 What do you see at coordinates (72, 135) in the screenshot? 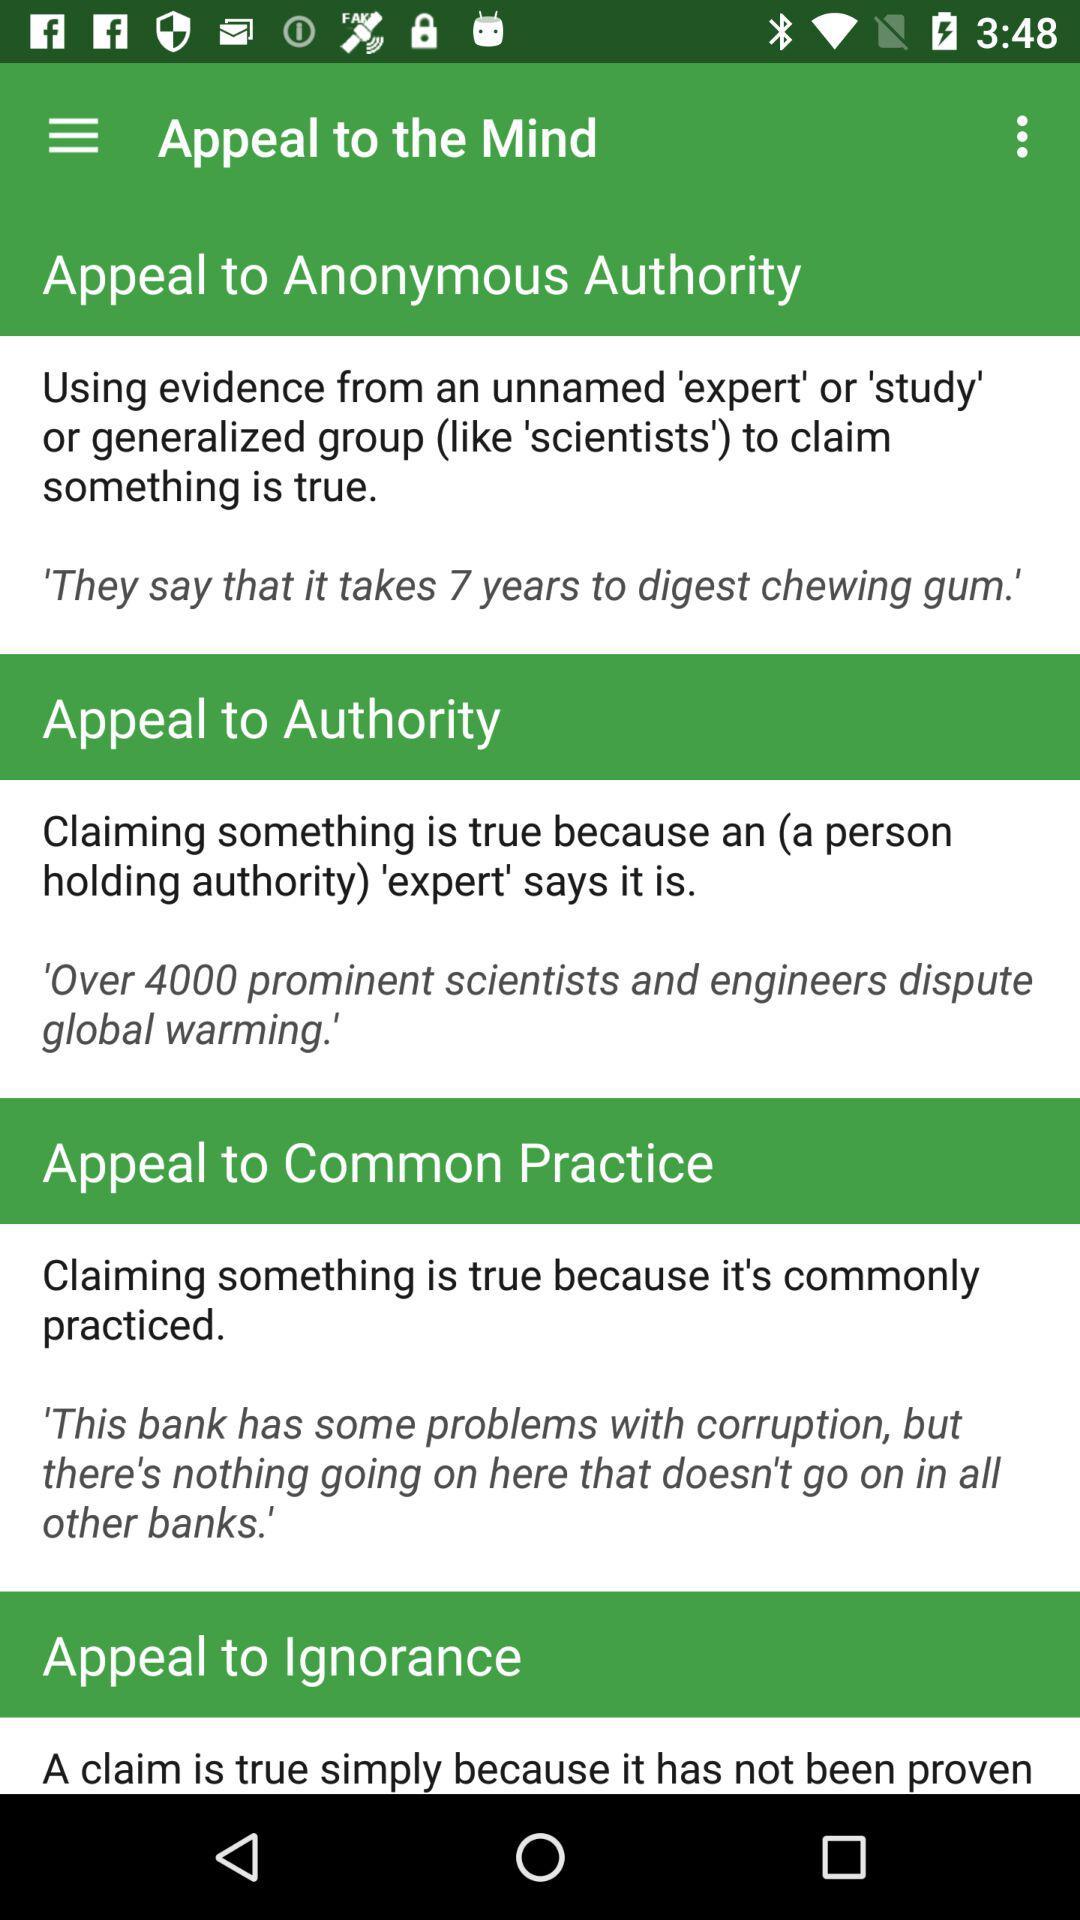
I see `icon next to appeal to the item` at bounding box center [72, 135].